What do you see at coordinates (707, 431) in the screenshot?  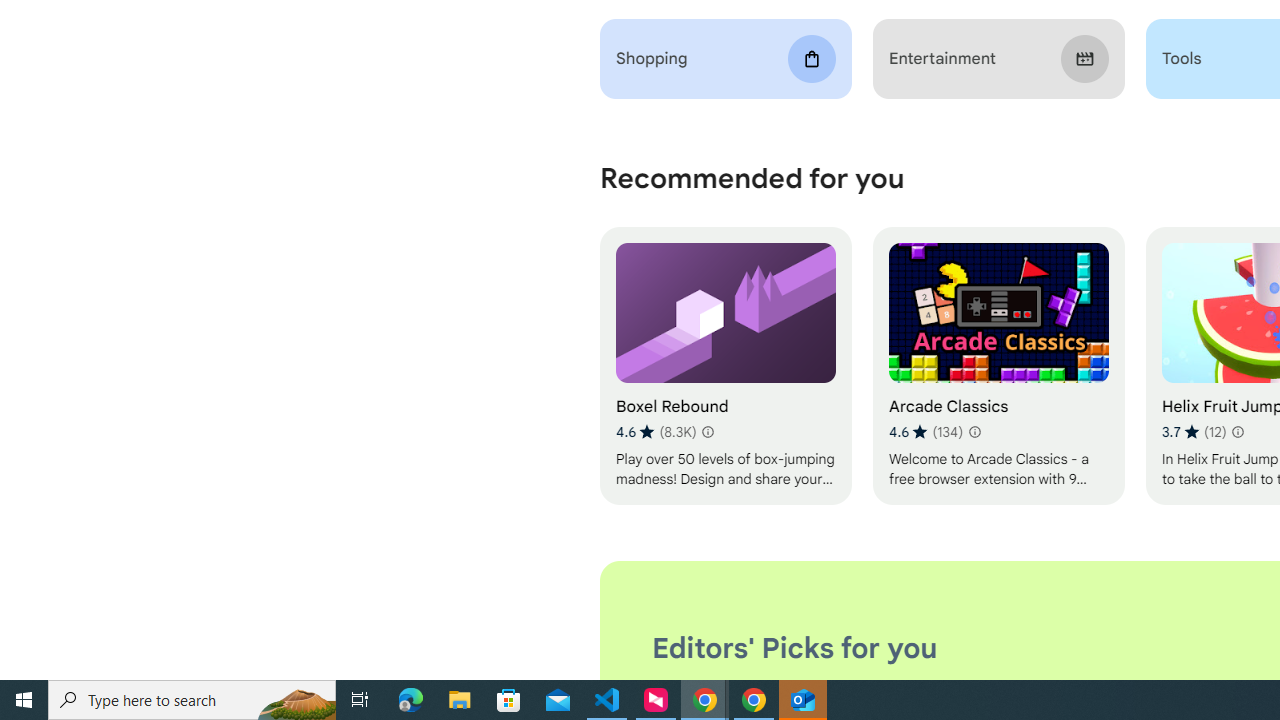 I see `'Learn more about results and reviews "Boxel Rebound"'` at bounding box center [707, 431].